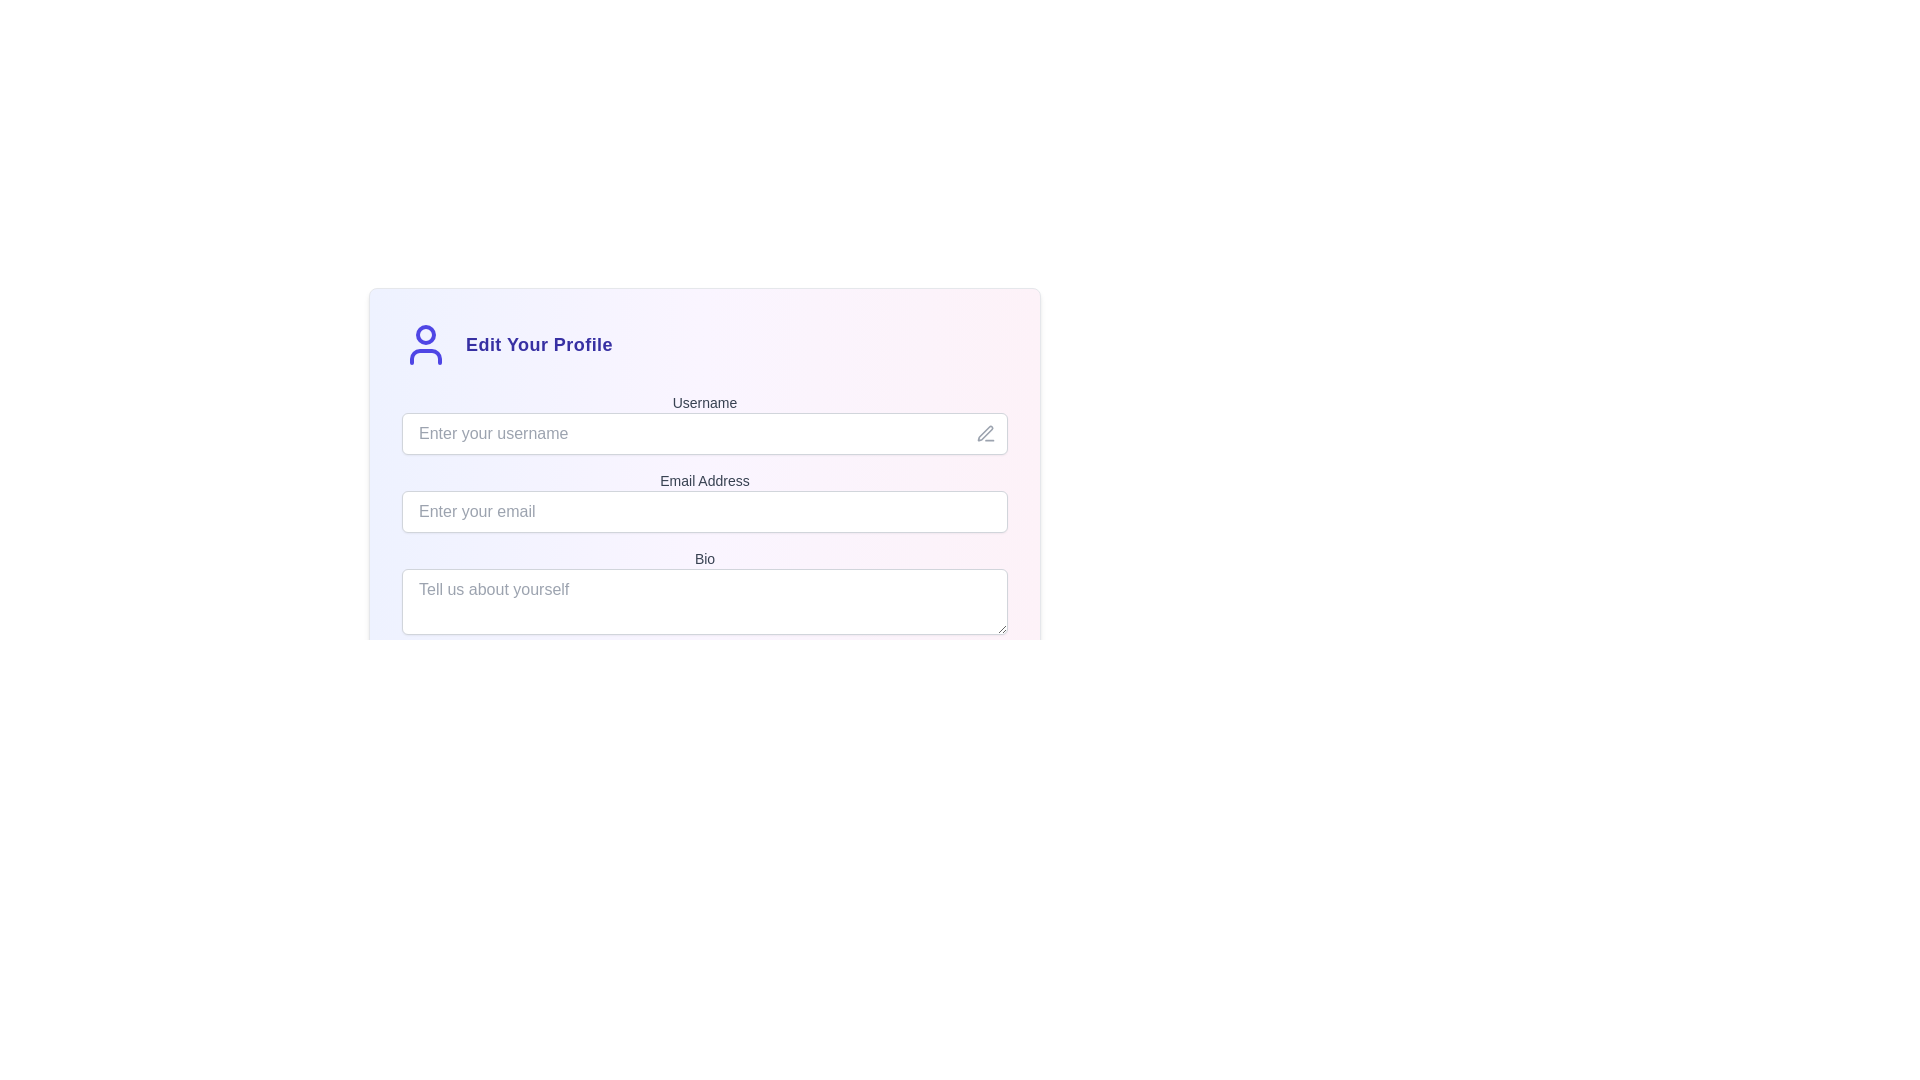 The image size is (1920, 1080). What do you see at coordinates (985, 432) in the screenshot?
I see `the edit icon located to the right of the 'Username' input field` at bounding box center [985, 432].